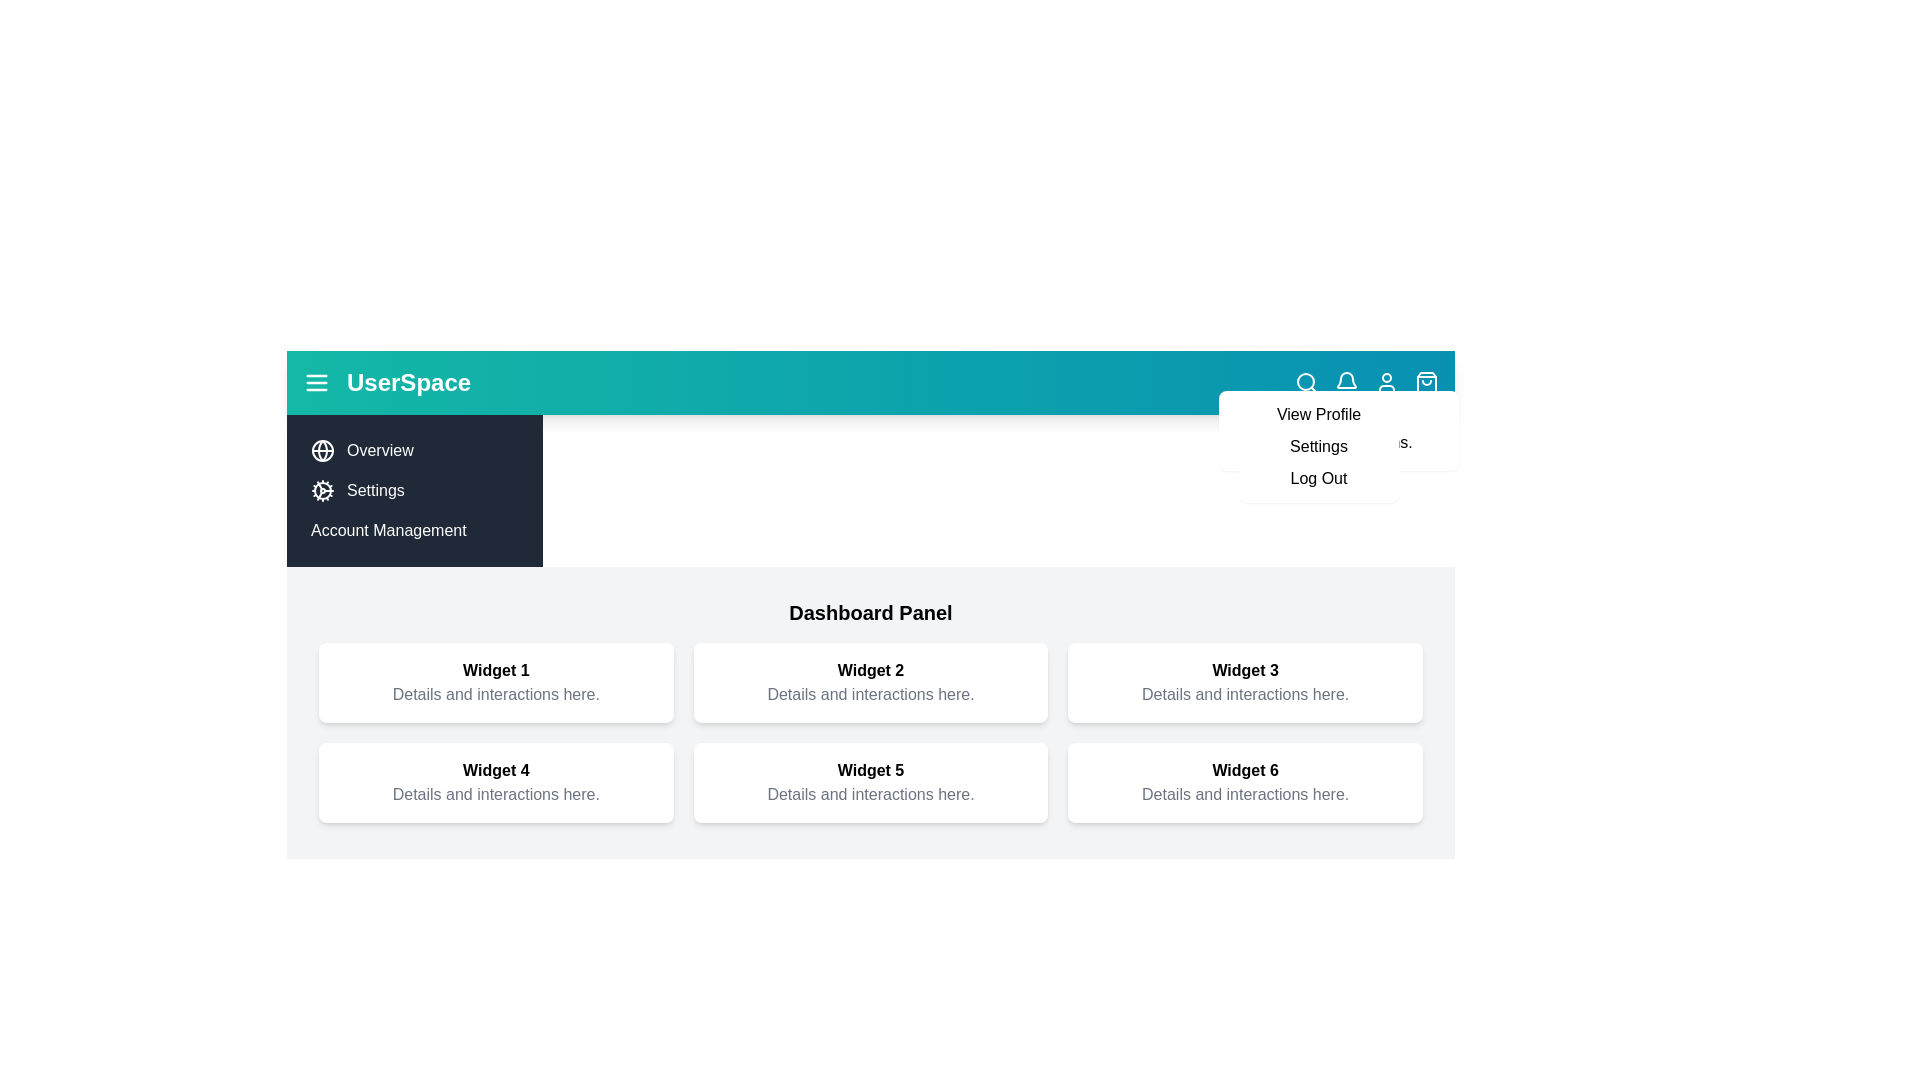 The width and height of the screenshot is (1920, 1080). What do you see at coordinates (1244, 671) in the screenshot?
I see `the bold-styled text label reading 'Widget 3'` at bounding box center [1244, 671].